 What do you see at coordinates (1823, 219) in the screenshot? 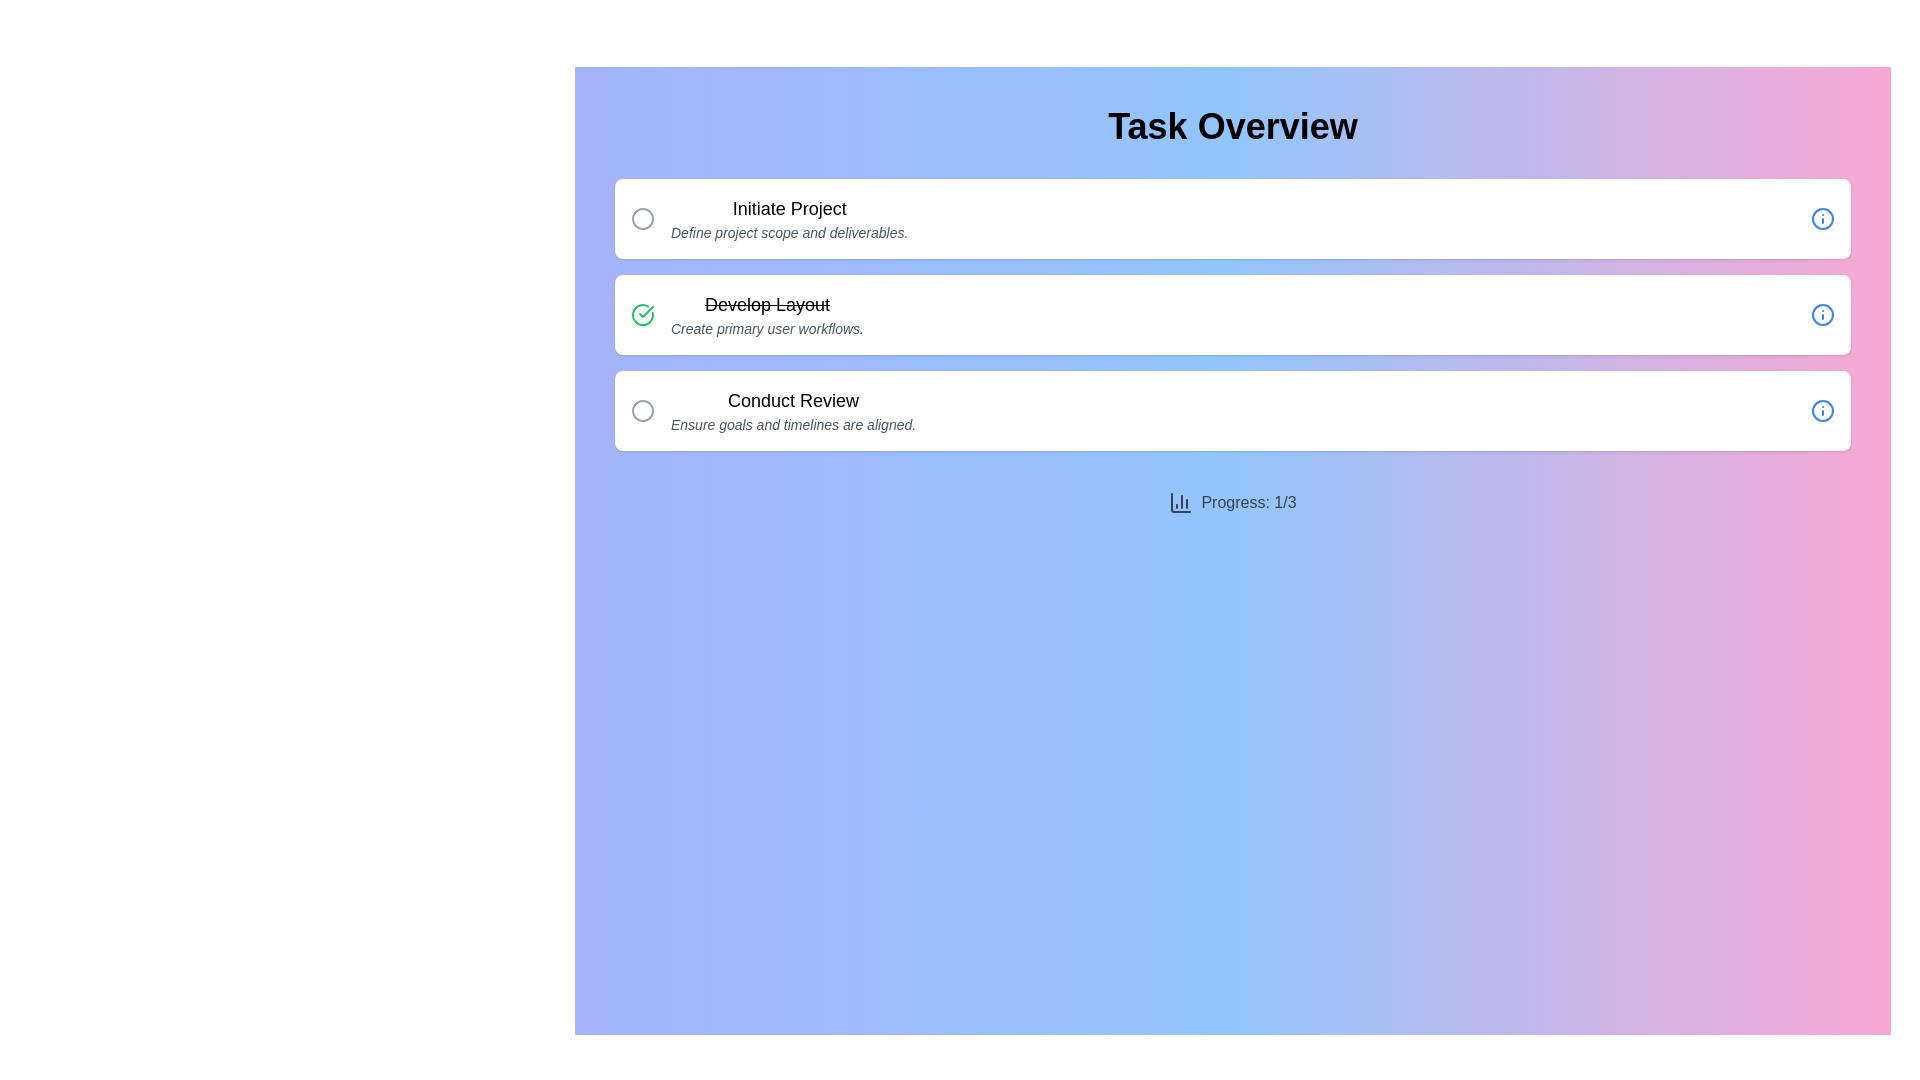
I see `the info icon of the task titled 'Initiate Project'` at bounding box center [1823, 219].